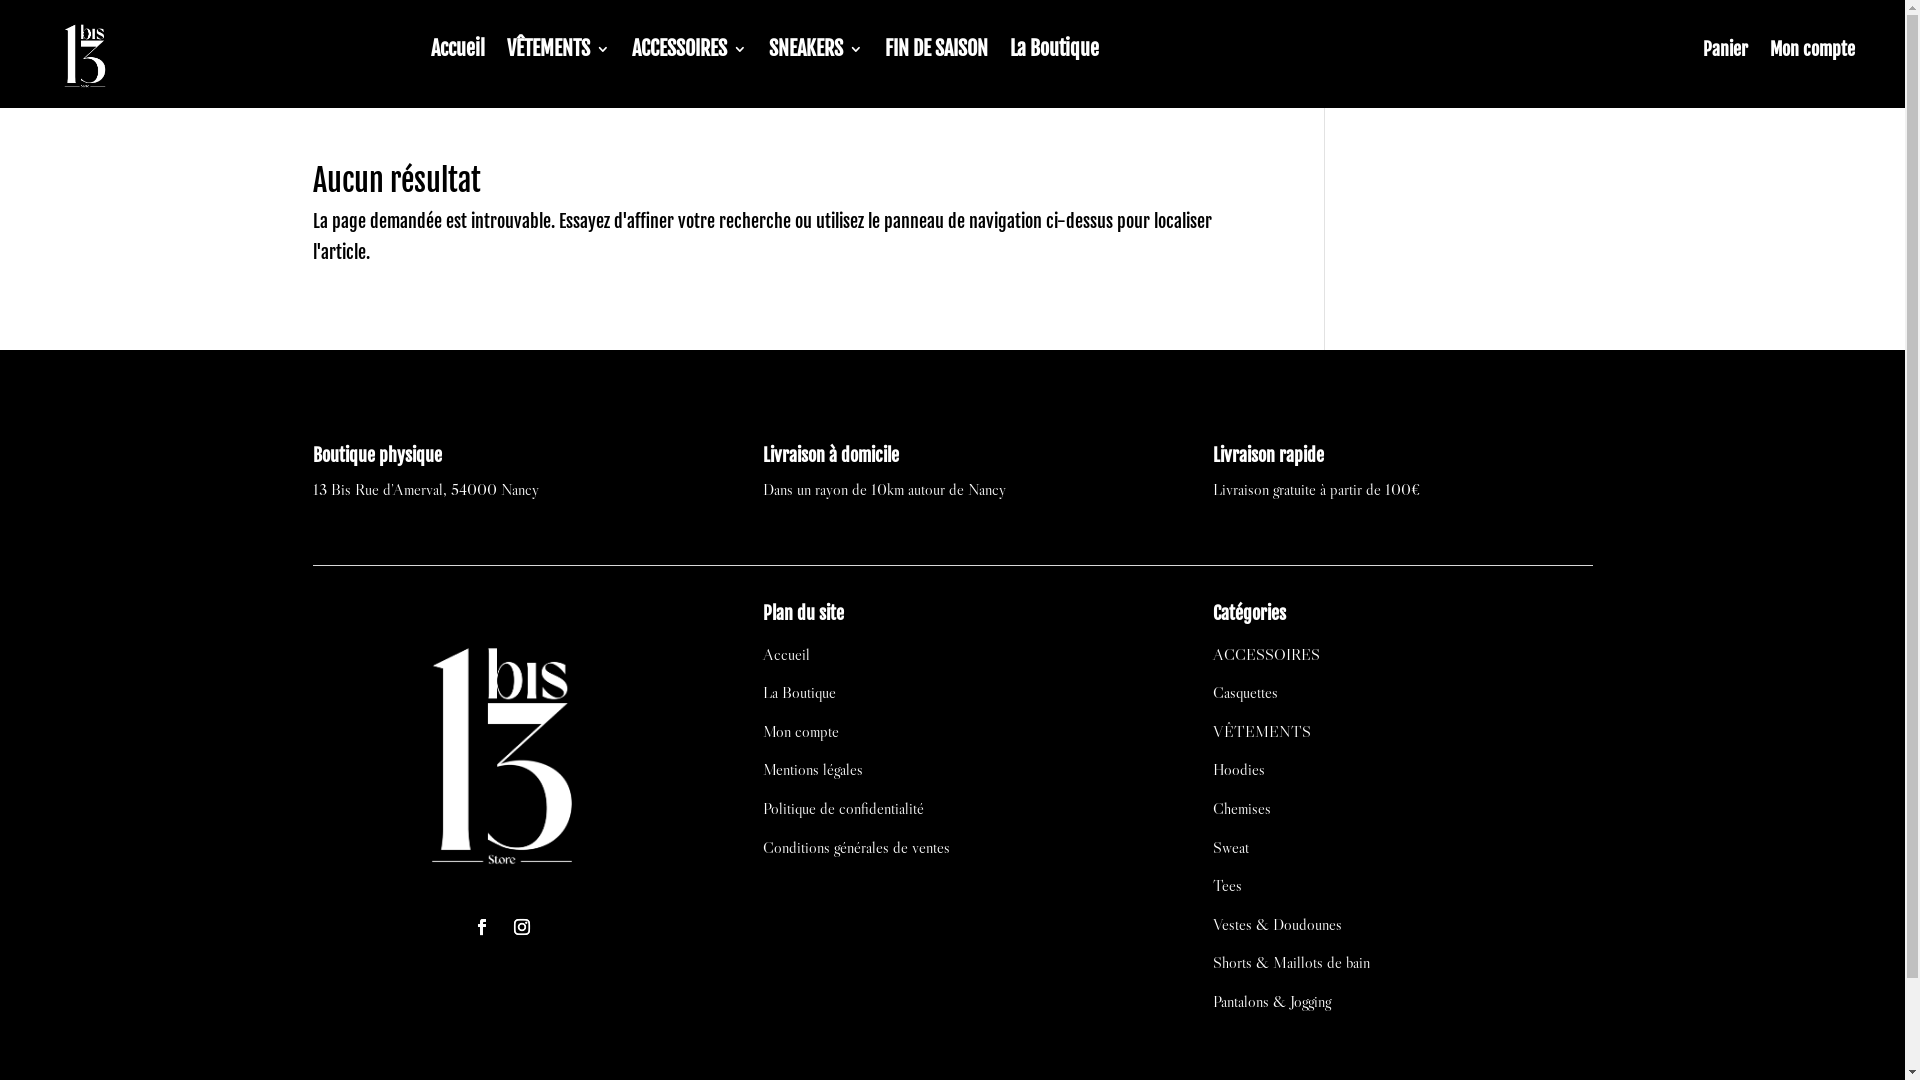  Describe the element at coordinates (1241, 806) in the screenshot. I see `'Chemises'` at that location.